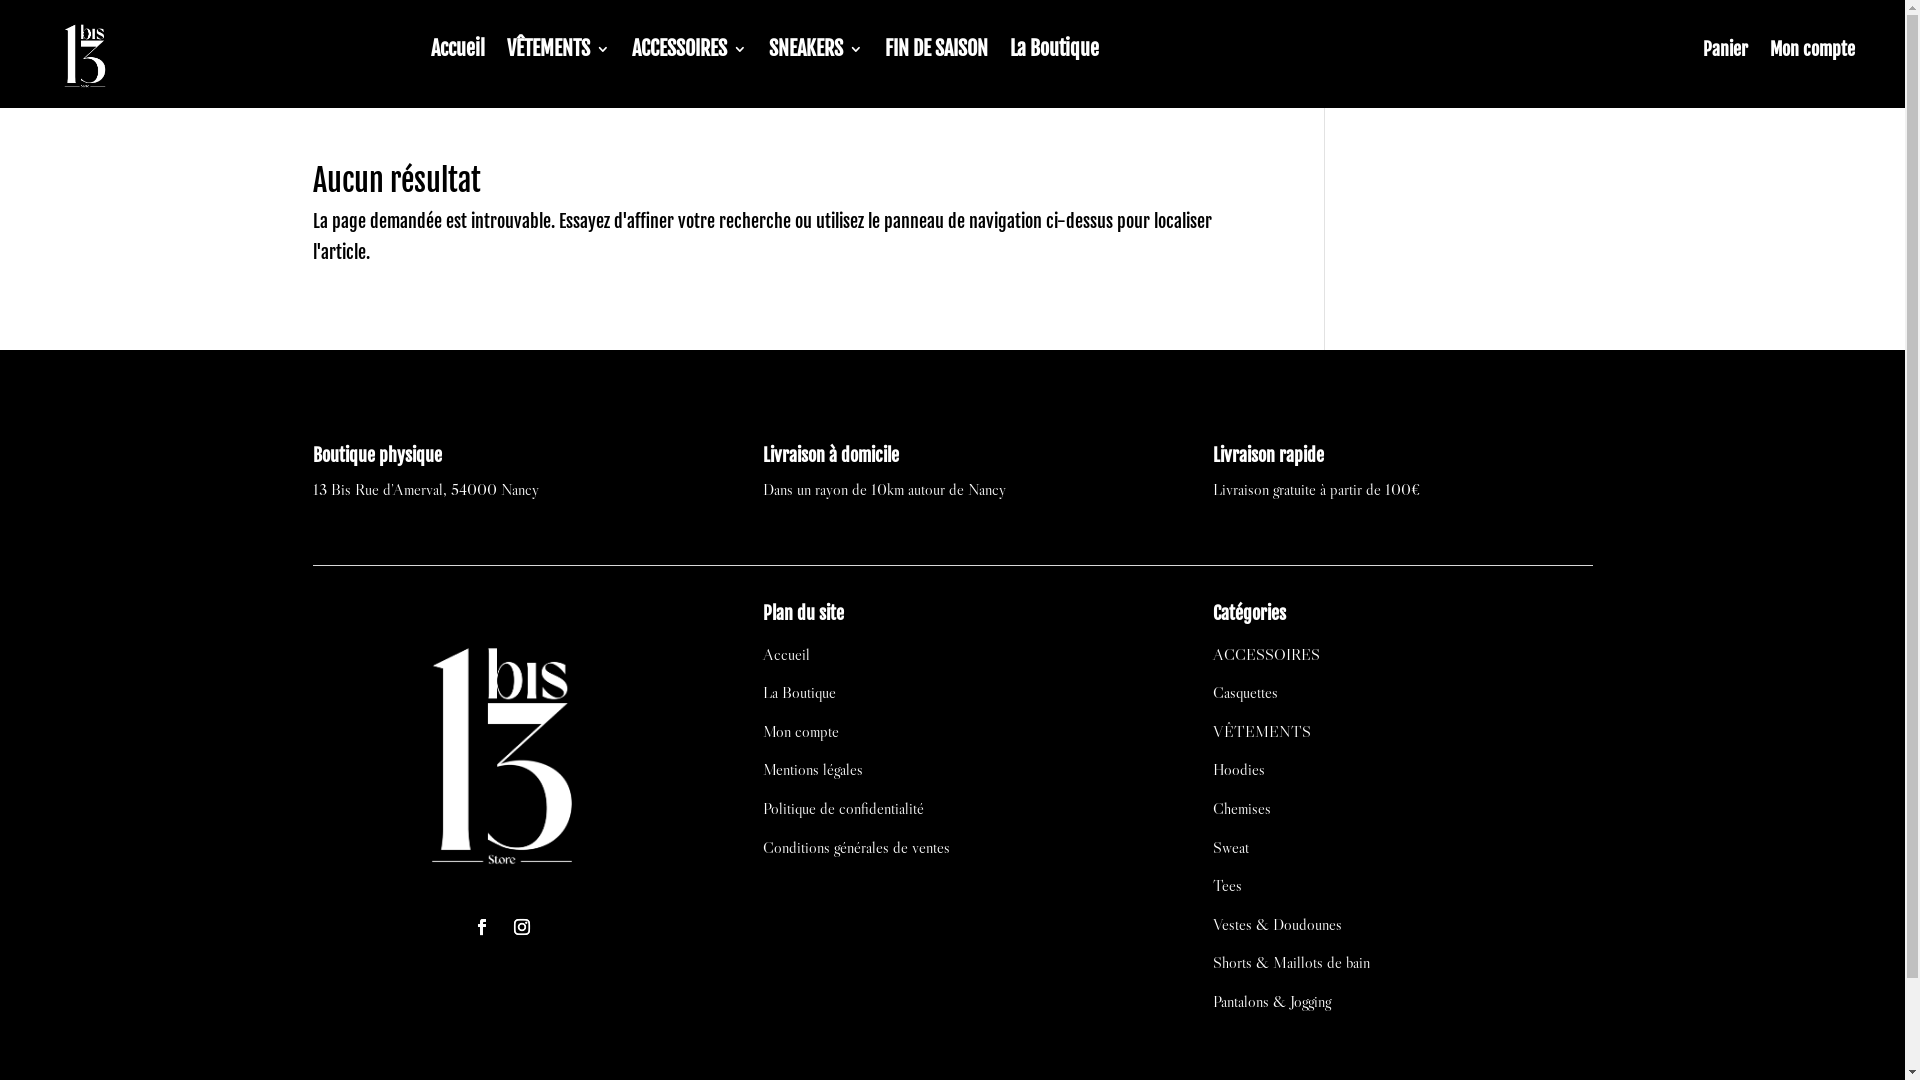  Describe the element at coordinates (1241, 806) in the screenshot. I see `'Chemises'` at that location.